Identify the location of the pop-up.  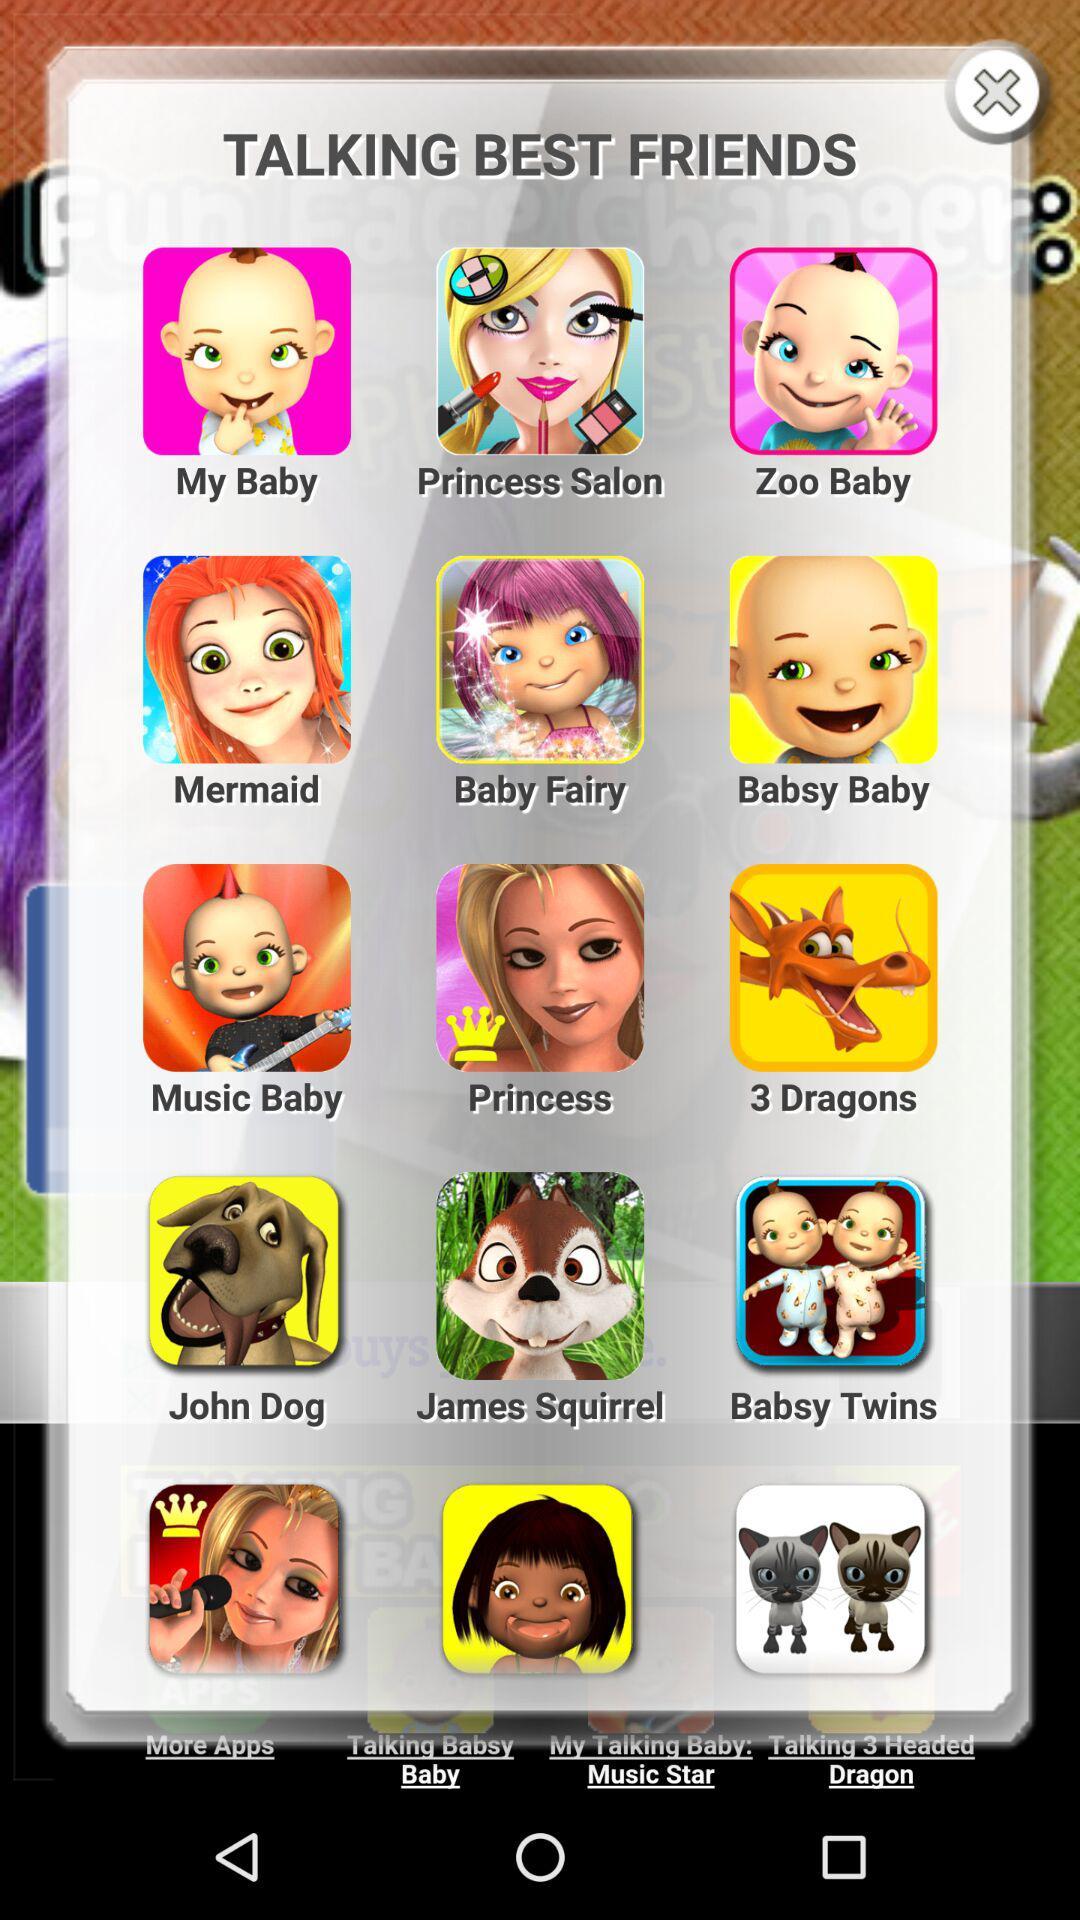
(1001, 93).